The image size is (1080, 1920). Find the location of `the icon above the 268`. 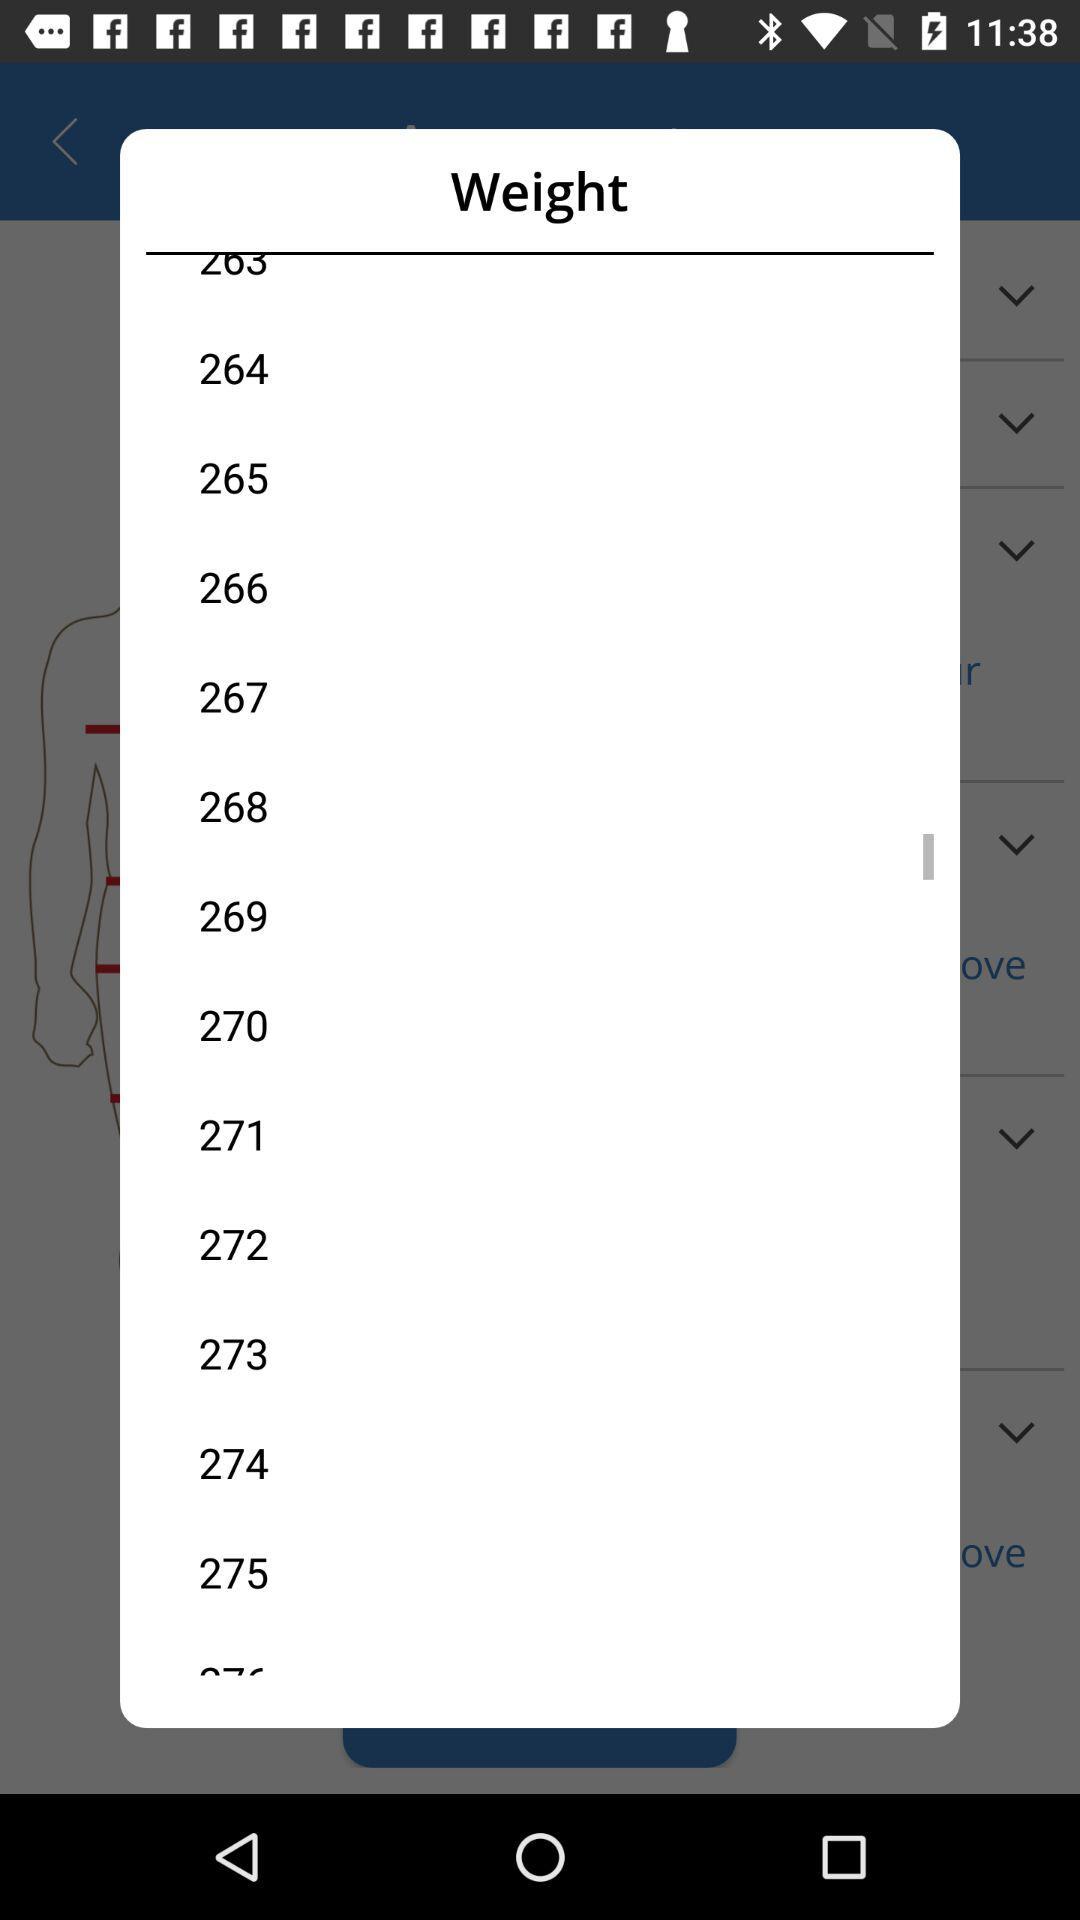

the icon above the 268 is located at coordinates (369, 696).